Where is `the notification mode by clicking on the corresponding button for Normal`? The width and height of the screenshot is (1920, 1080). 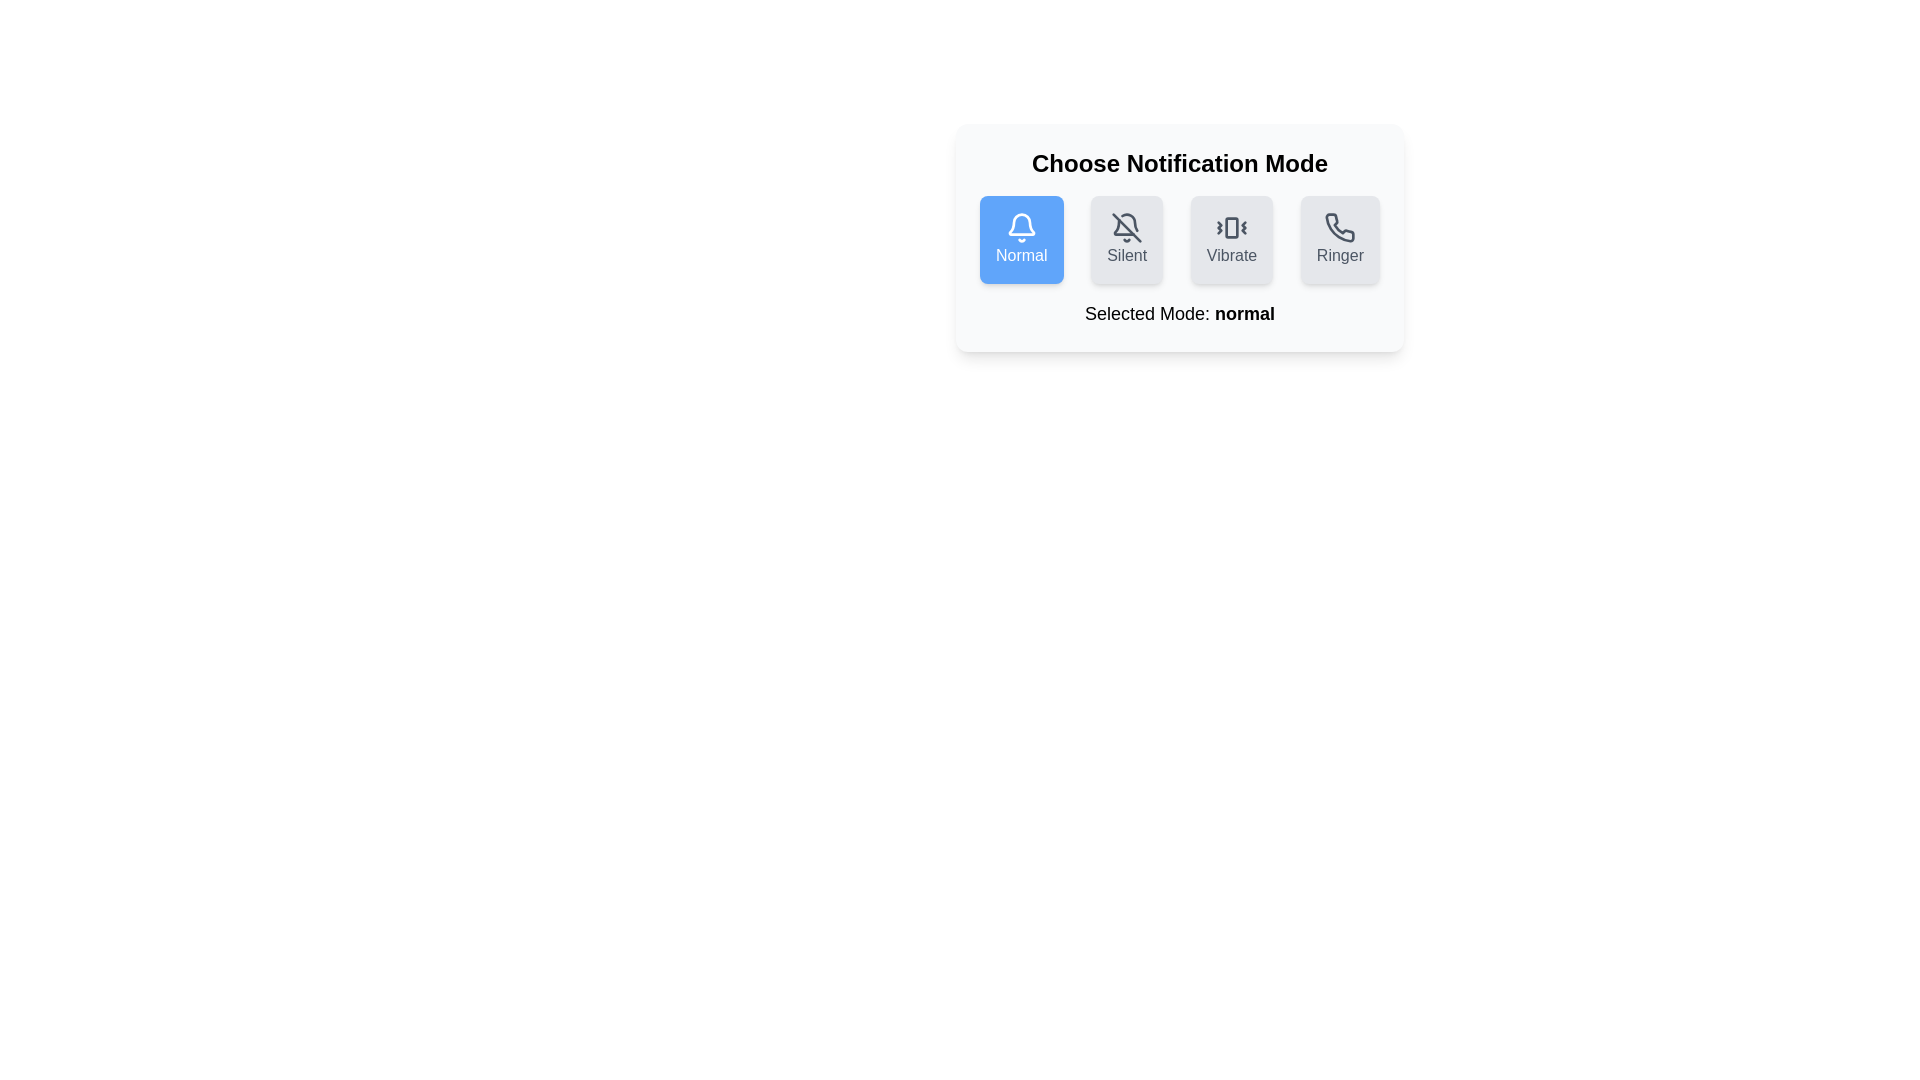 the notification mode by clicking on the corresponding button for Normal is located at coordinates (1021, 238).